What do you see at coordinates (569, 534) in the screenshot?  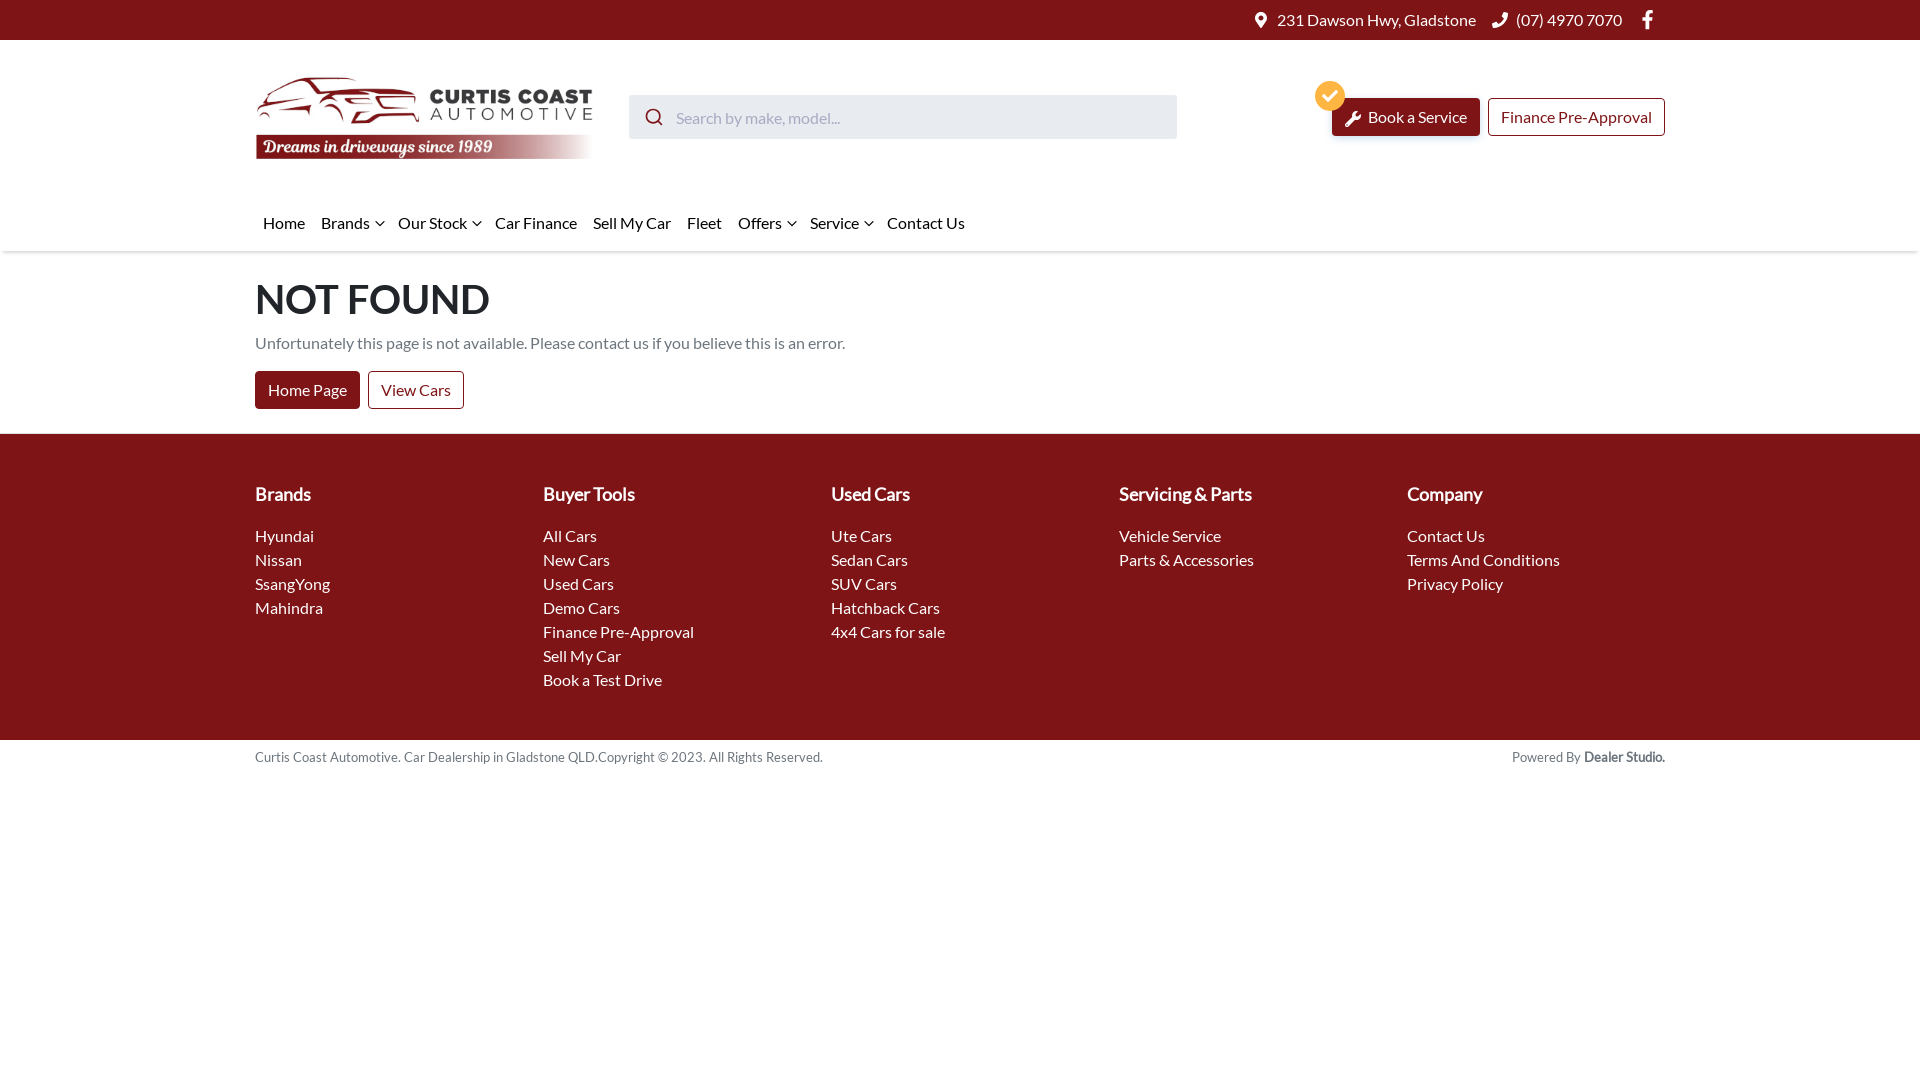 I see `'All Cars'` at bounding box center [569, 534].